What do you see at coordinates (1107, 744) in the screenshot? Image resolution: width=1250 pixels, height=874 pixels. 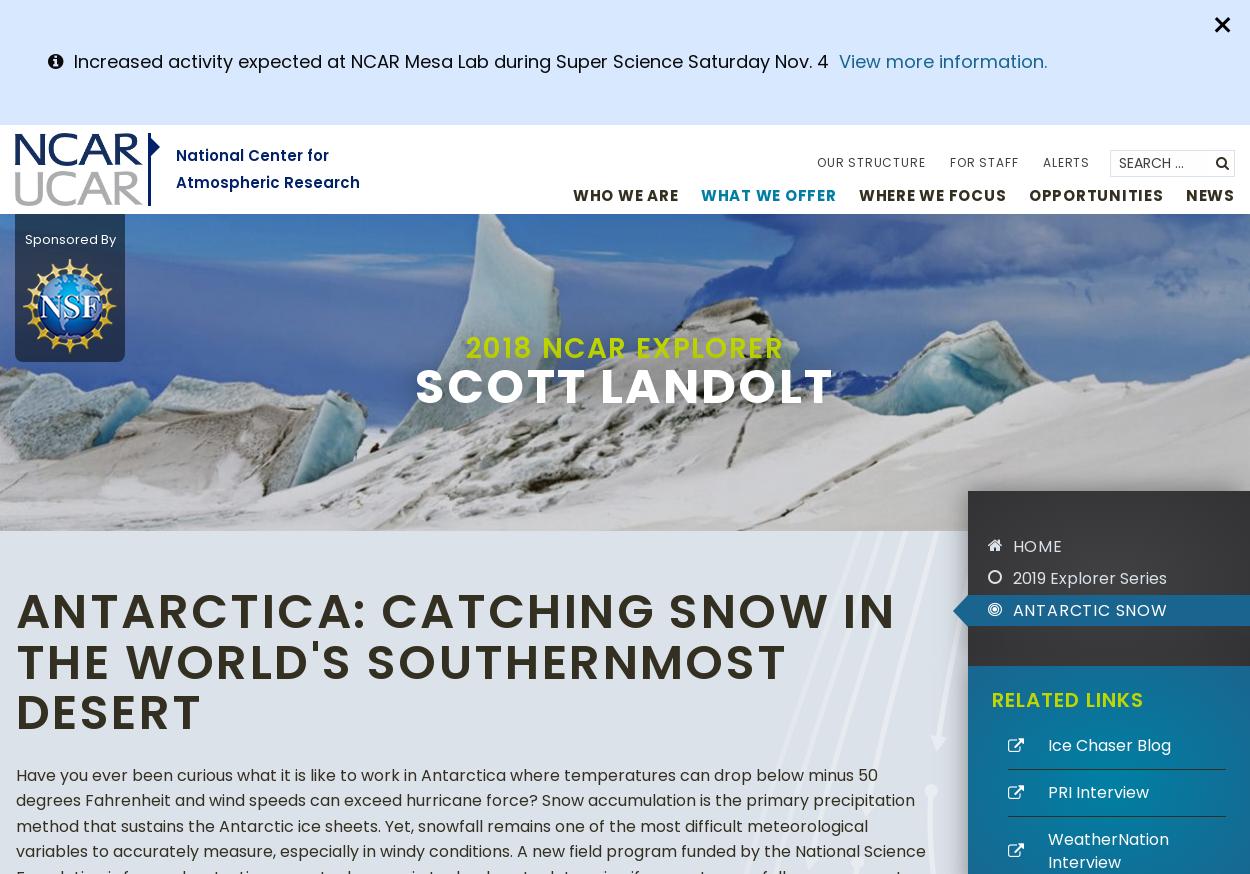 I see `'Ice Chaser Blog'` at bounding box center [1107, 744].